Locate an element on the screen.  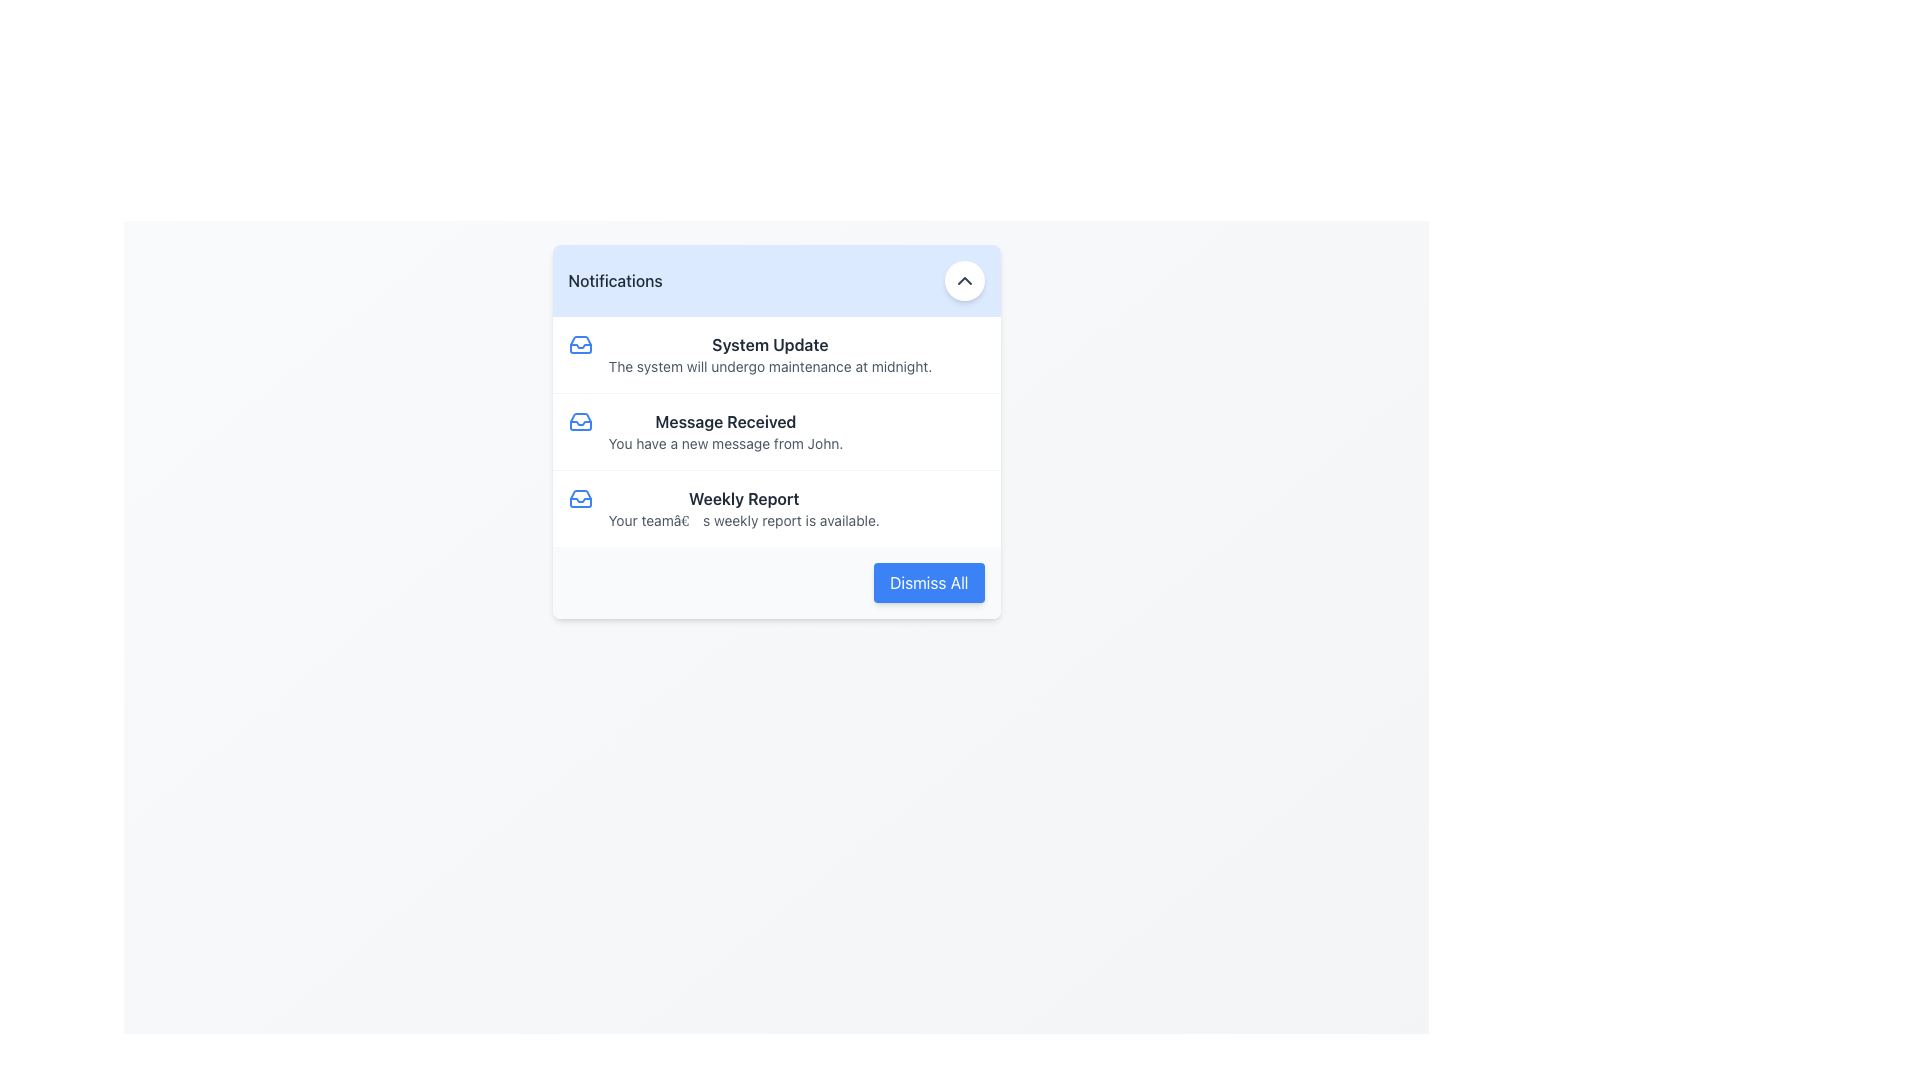
text label that says 'System Update,' which is styled in bold dark gray font and located in the notifications dialog box is located at coordinates (769, 343).